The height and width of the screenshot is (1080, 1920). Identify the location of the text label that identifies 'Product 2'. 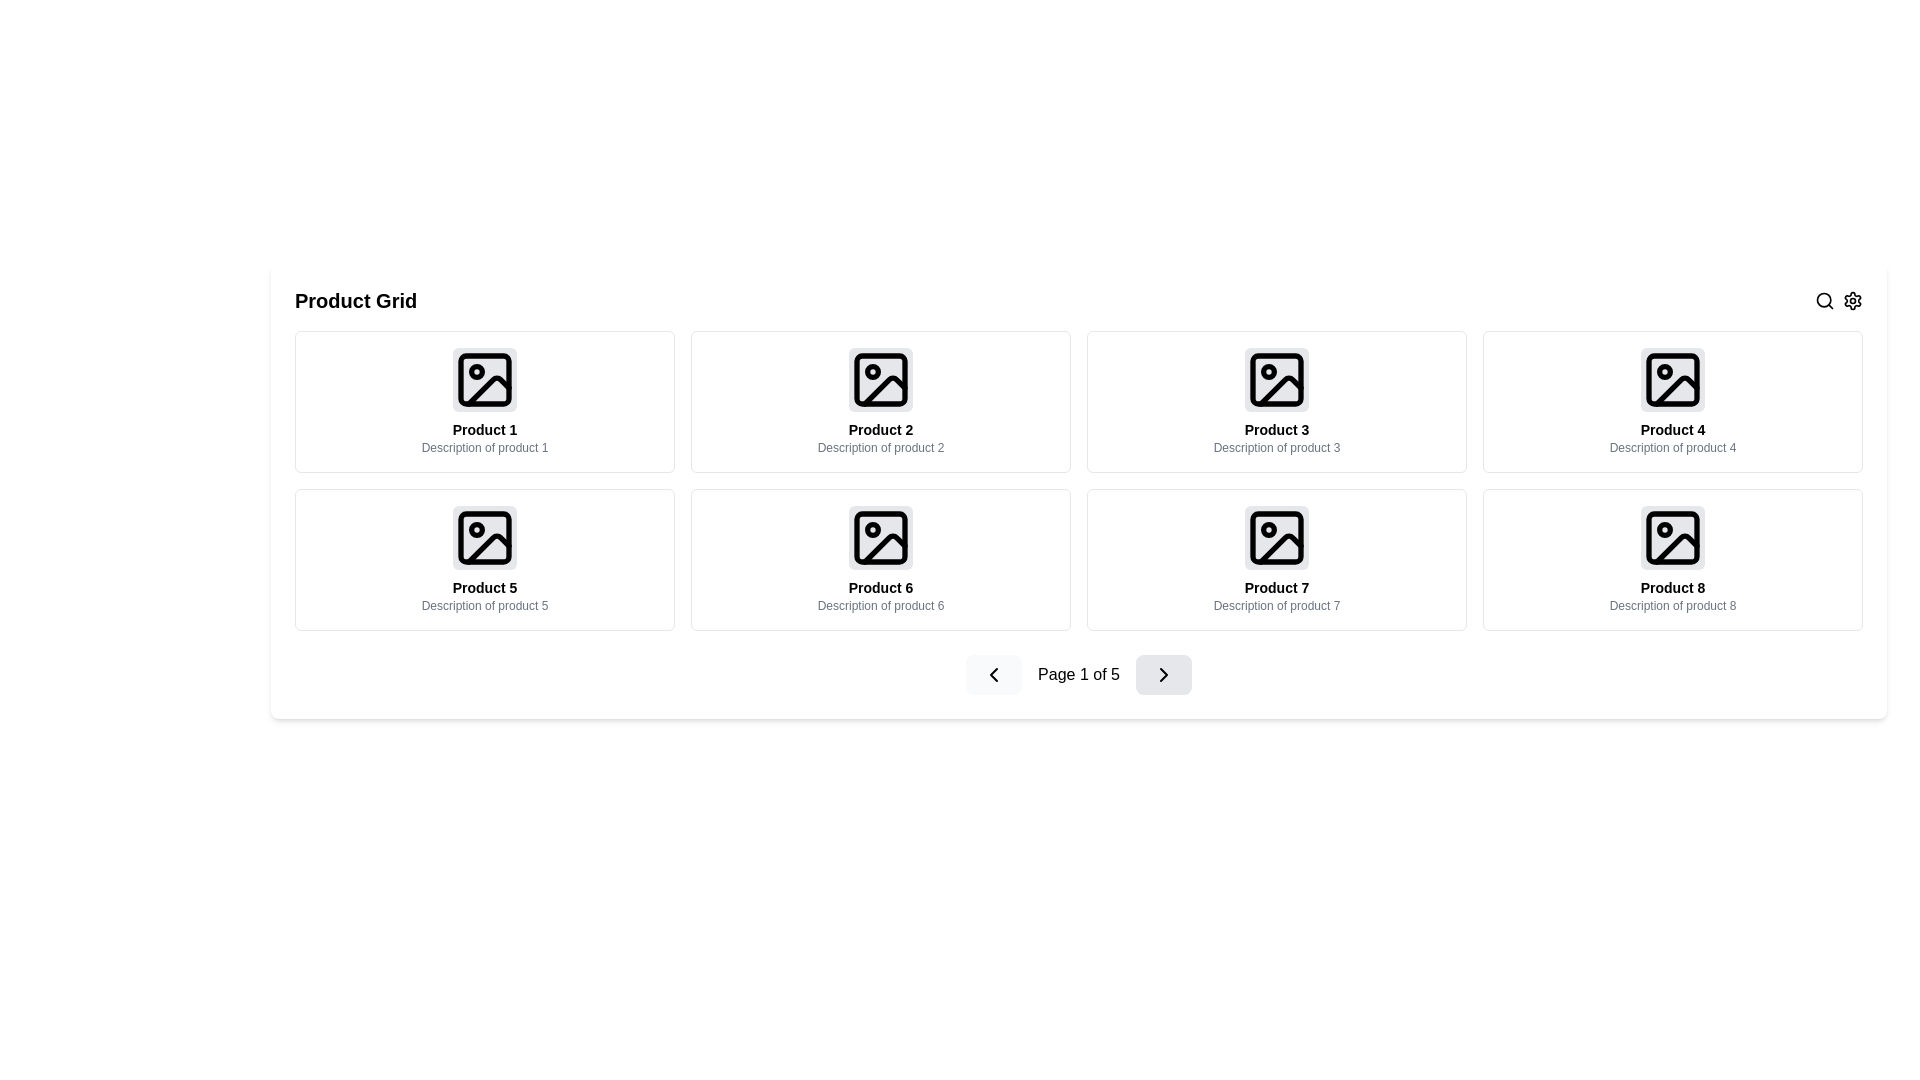
(880, 428).